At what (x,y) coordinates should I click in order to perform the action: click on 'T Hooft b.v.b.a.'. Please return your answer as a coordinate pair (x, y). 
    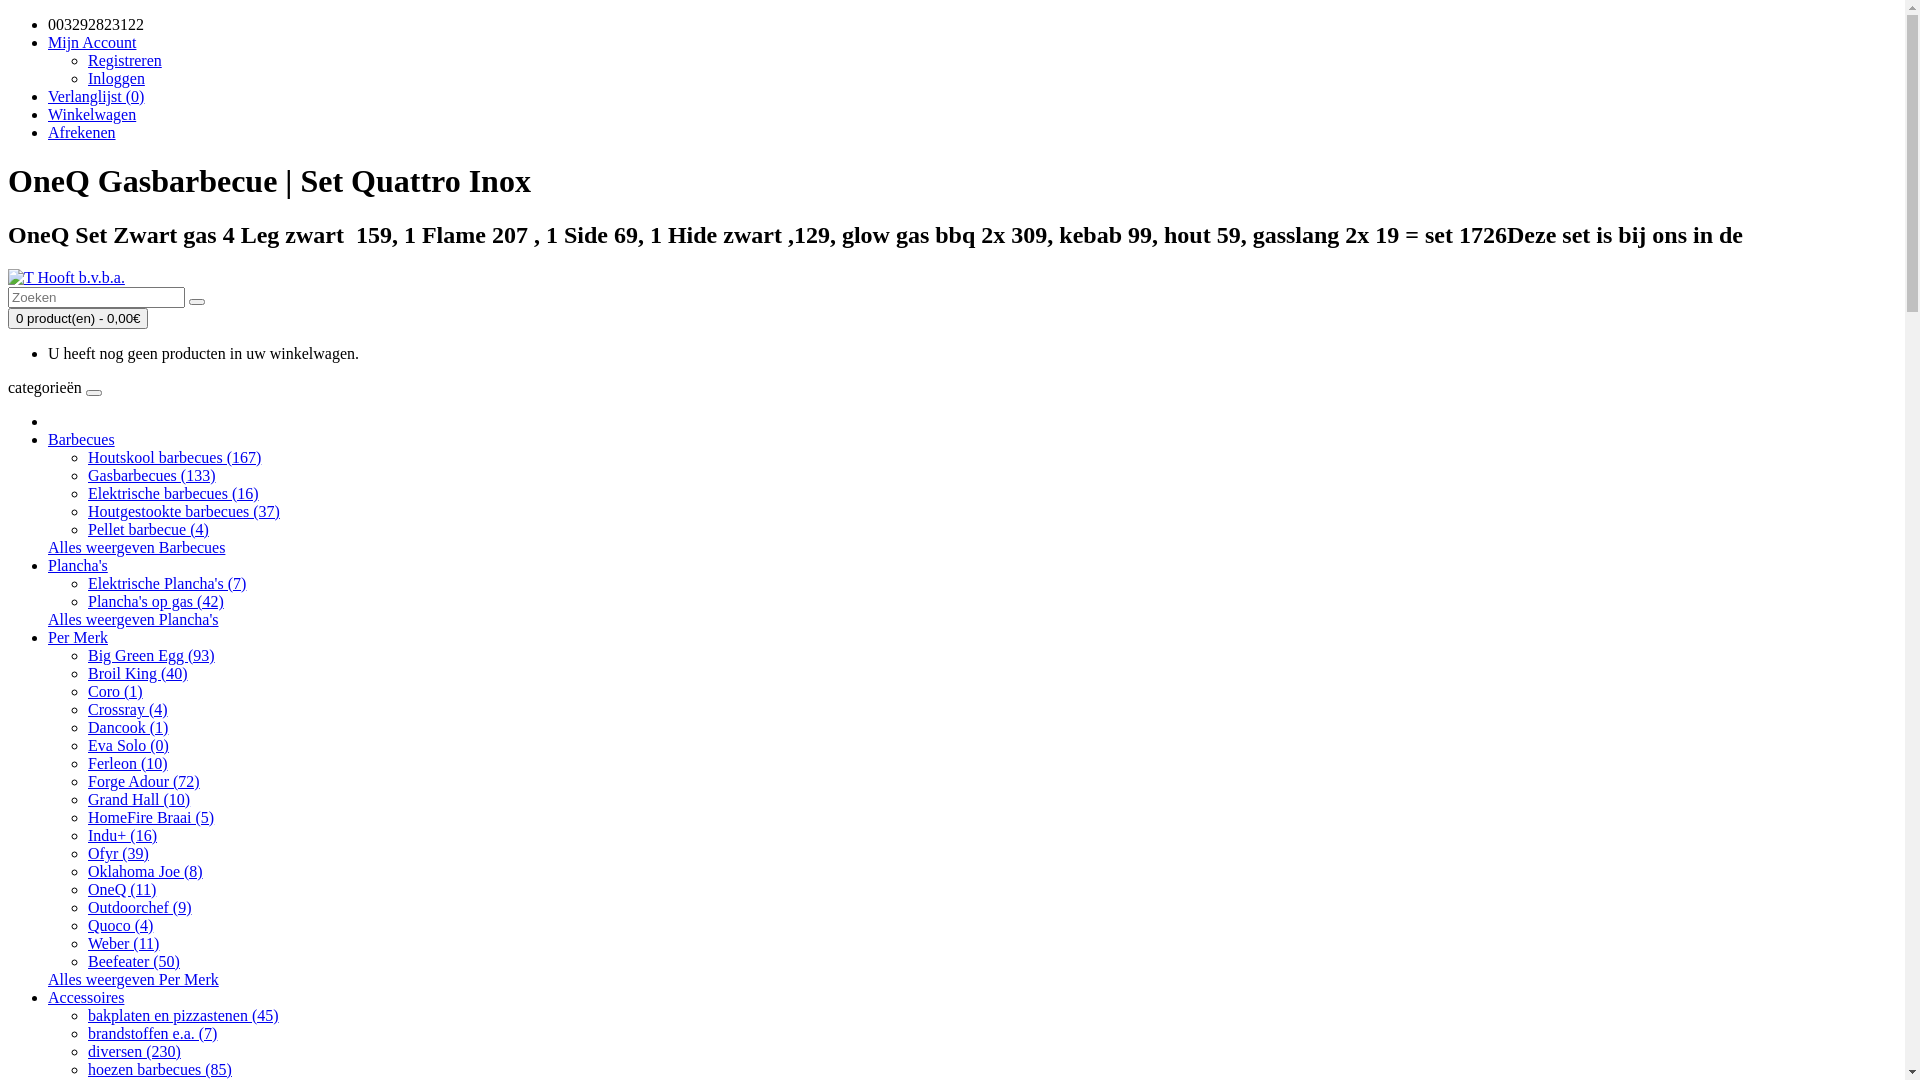
    Looking at the image, I should click on (66, 277).